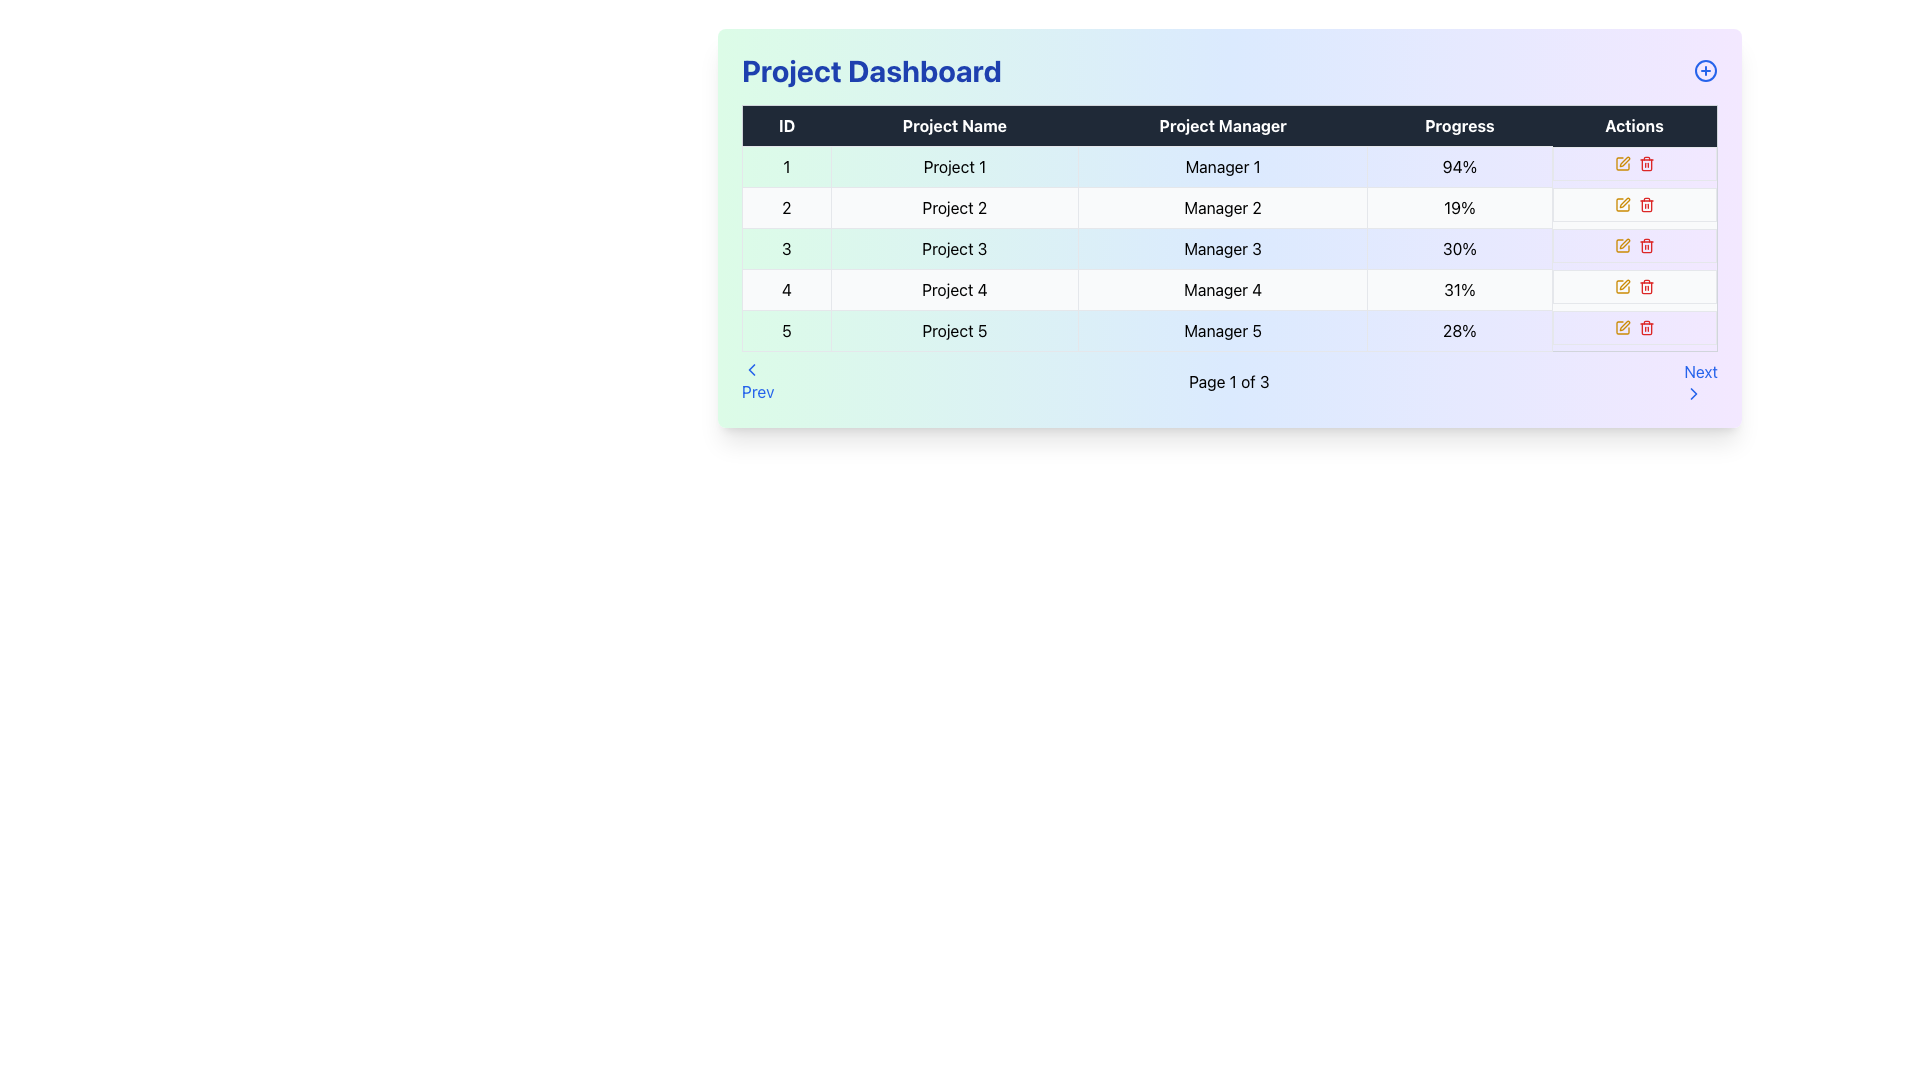 The width and height of the screenshot is (1920, 1080). What do you see at coordinates (1222, 248) in the screenshot?
I see `on the text cell displaying 'Manager 3' in the third column of the 'Project 3' row in the 'Project Dashboard' table` at bounding box center [1222, 248].